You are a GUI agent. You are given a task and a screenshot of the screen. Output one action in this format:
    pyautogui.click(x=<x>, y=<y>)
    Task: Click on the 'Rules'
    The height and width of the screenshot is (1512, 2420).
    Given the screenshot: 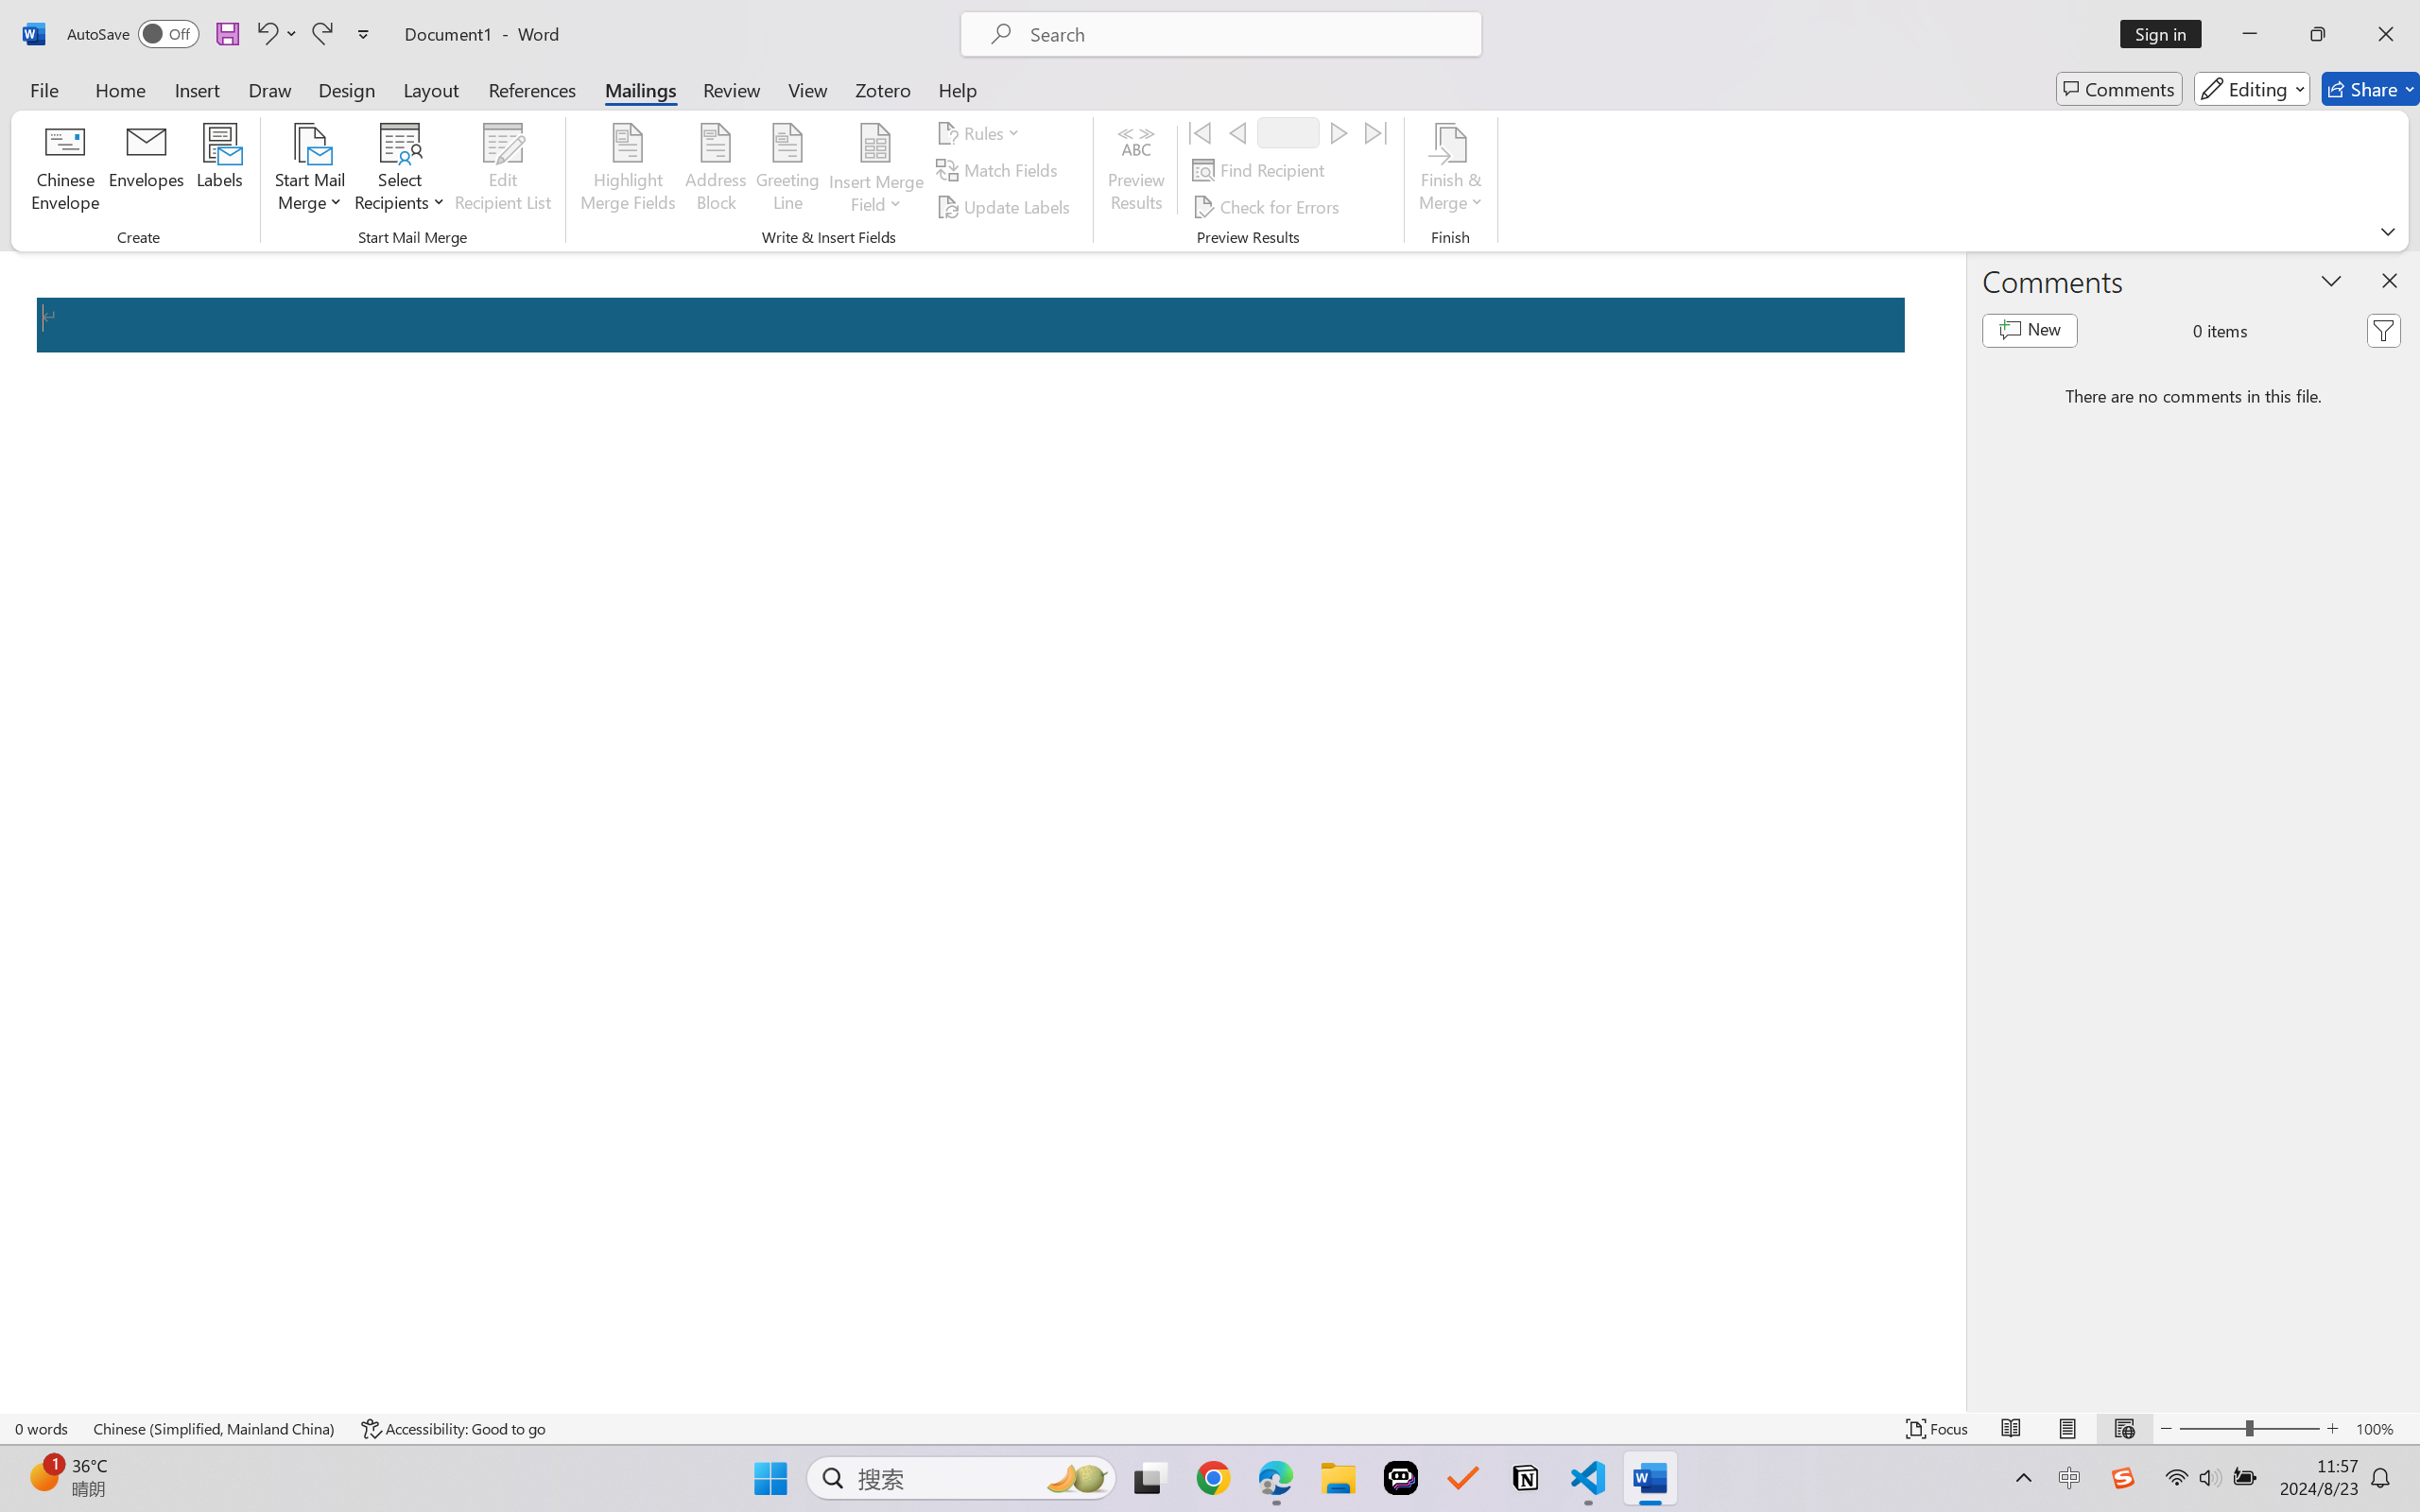 What is the action you would take?
    pyautogui.click(x=980, y=131)
    